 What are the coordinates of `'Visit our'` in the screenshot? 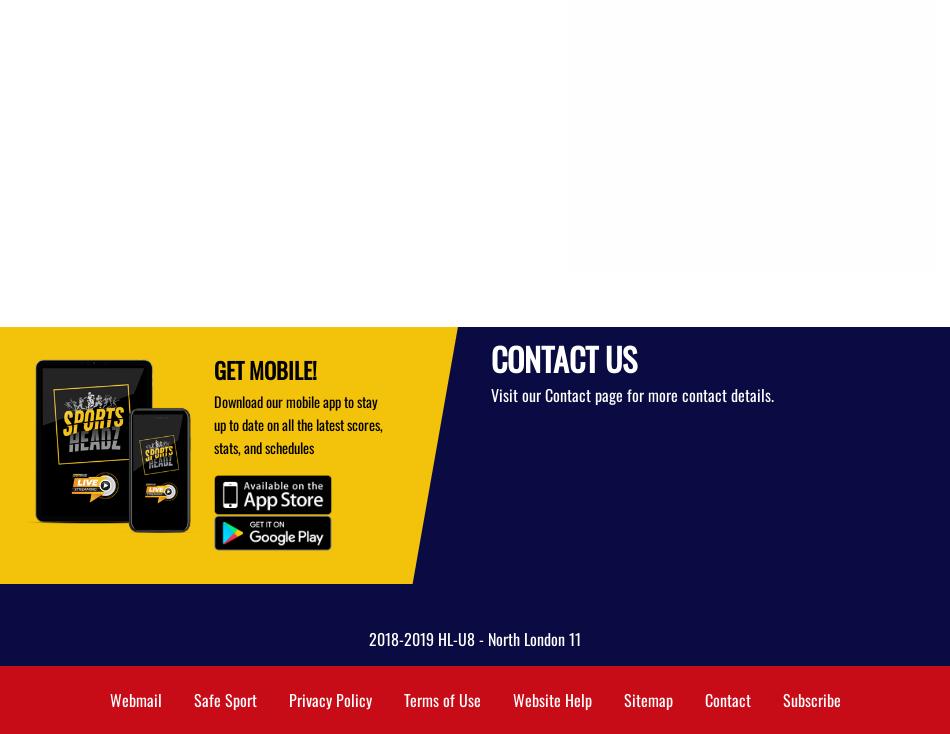 It's located at (518, 393).